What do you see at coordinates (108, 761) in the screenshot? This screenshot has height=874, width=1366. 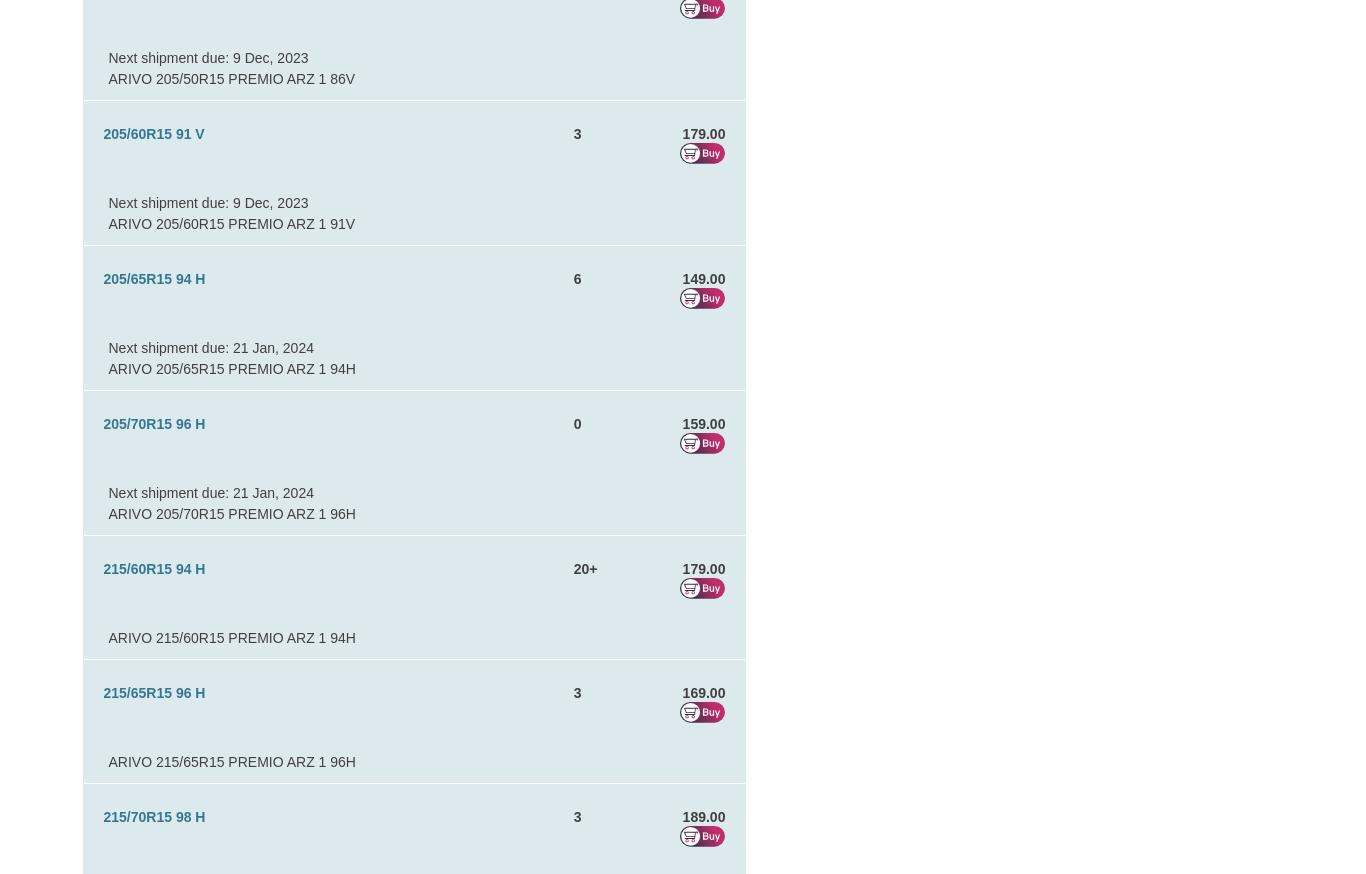 I see `'ARIVO 215/65R15 PREMIO ARZ 1 96H'` at bounding box center [108, 761].